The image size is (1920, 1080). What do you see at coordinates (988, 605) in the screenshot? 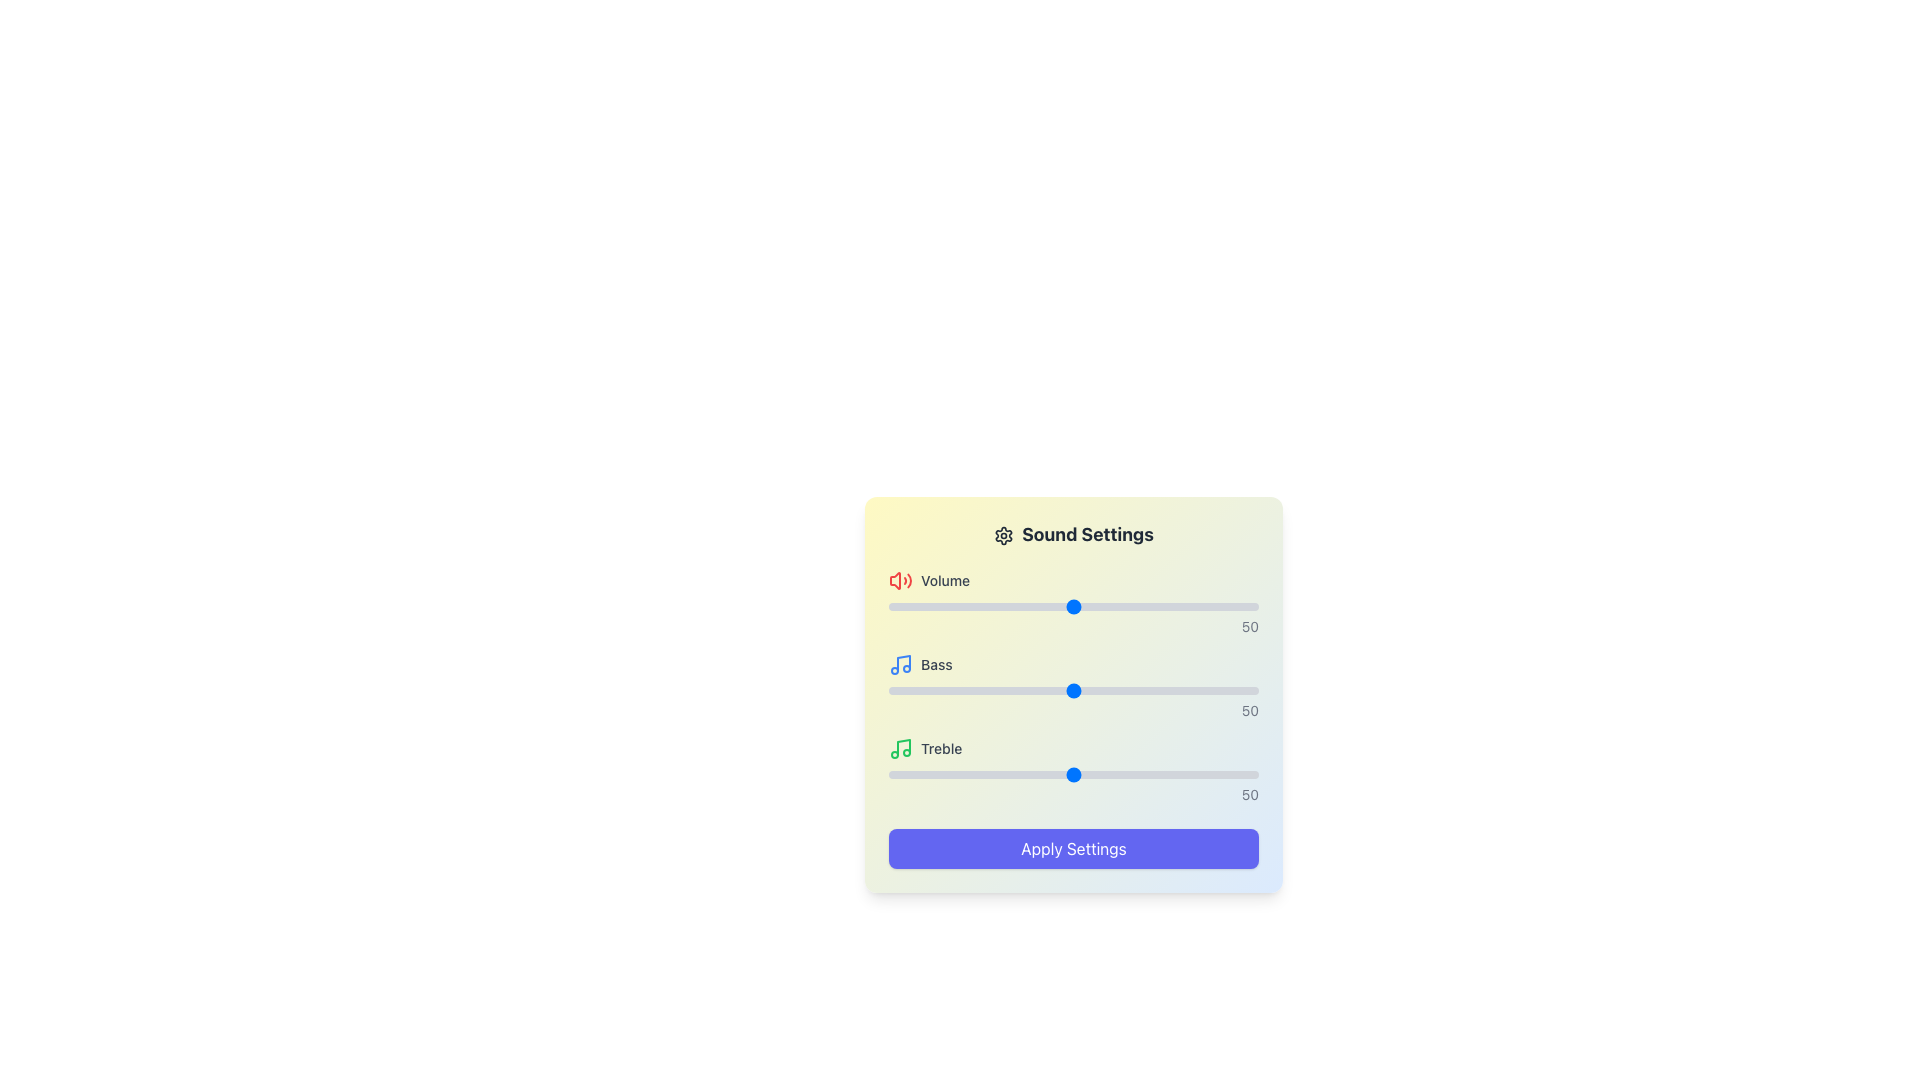
I see `the volume level` at bounding box center [988, 605].